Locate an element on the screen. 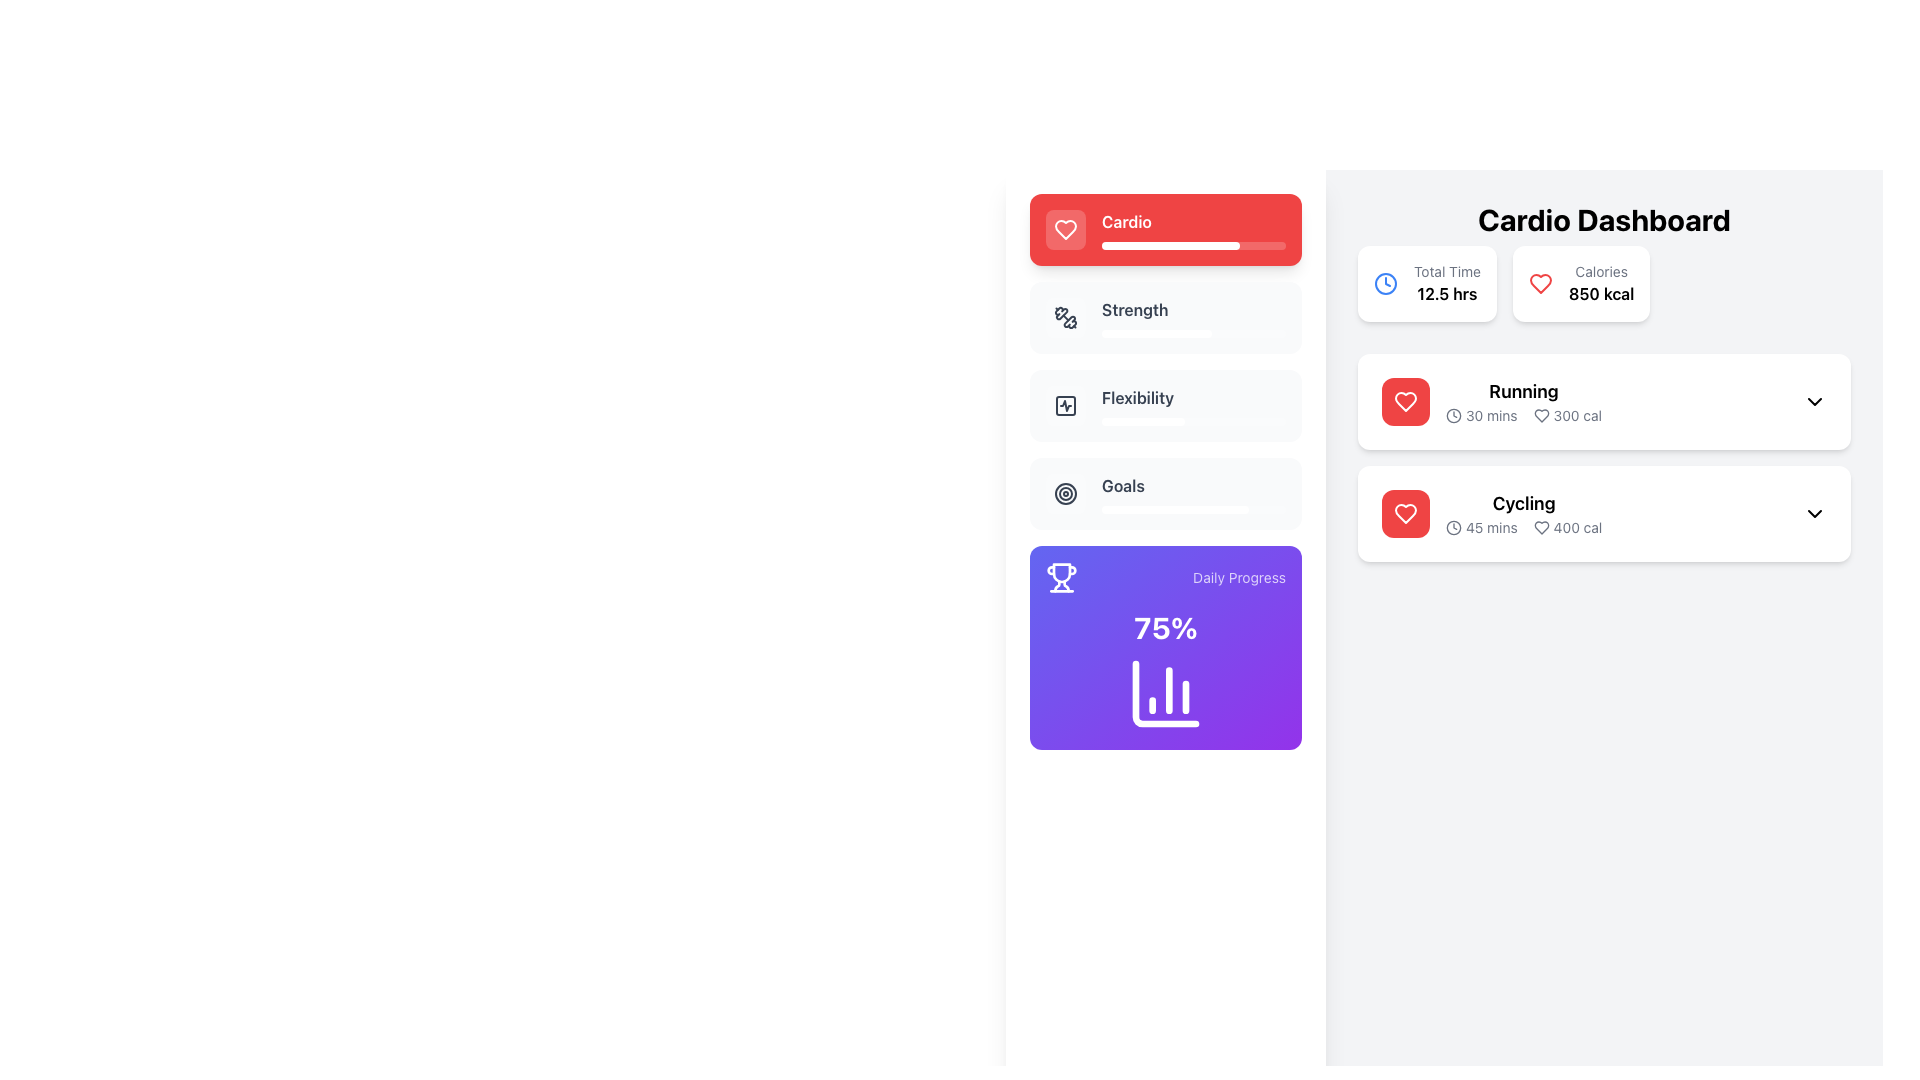 This screenshot has height=1080, width=1920. the 'Total Time' text display component in the 'Cardio Dashboard' section, which shows 'Total Time' in gray and '12.5 hrs' in bold black is located at coordinates (1447, 284).